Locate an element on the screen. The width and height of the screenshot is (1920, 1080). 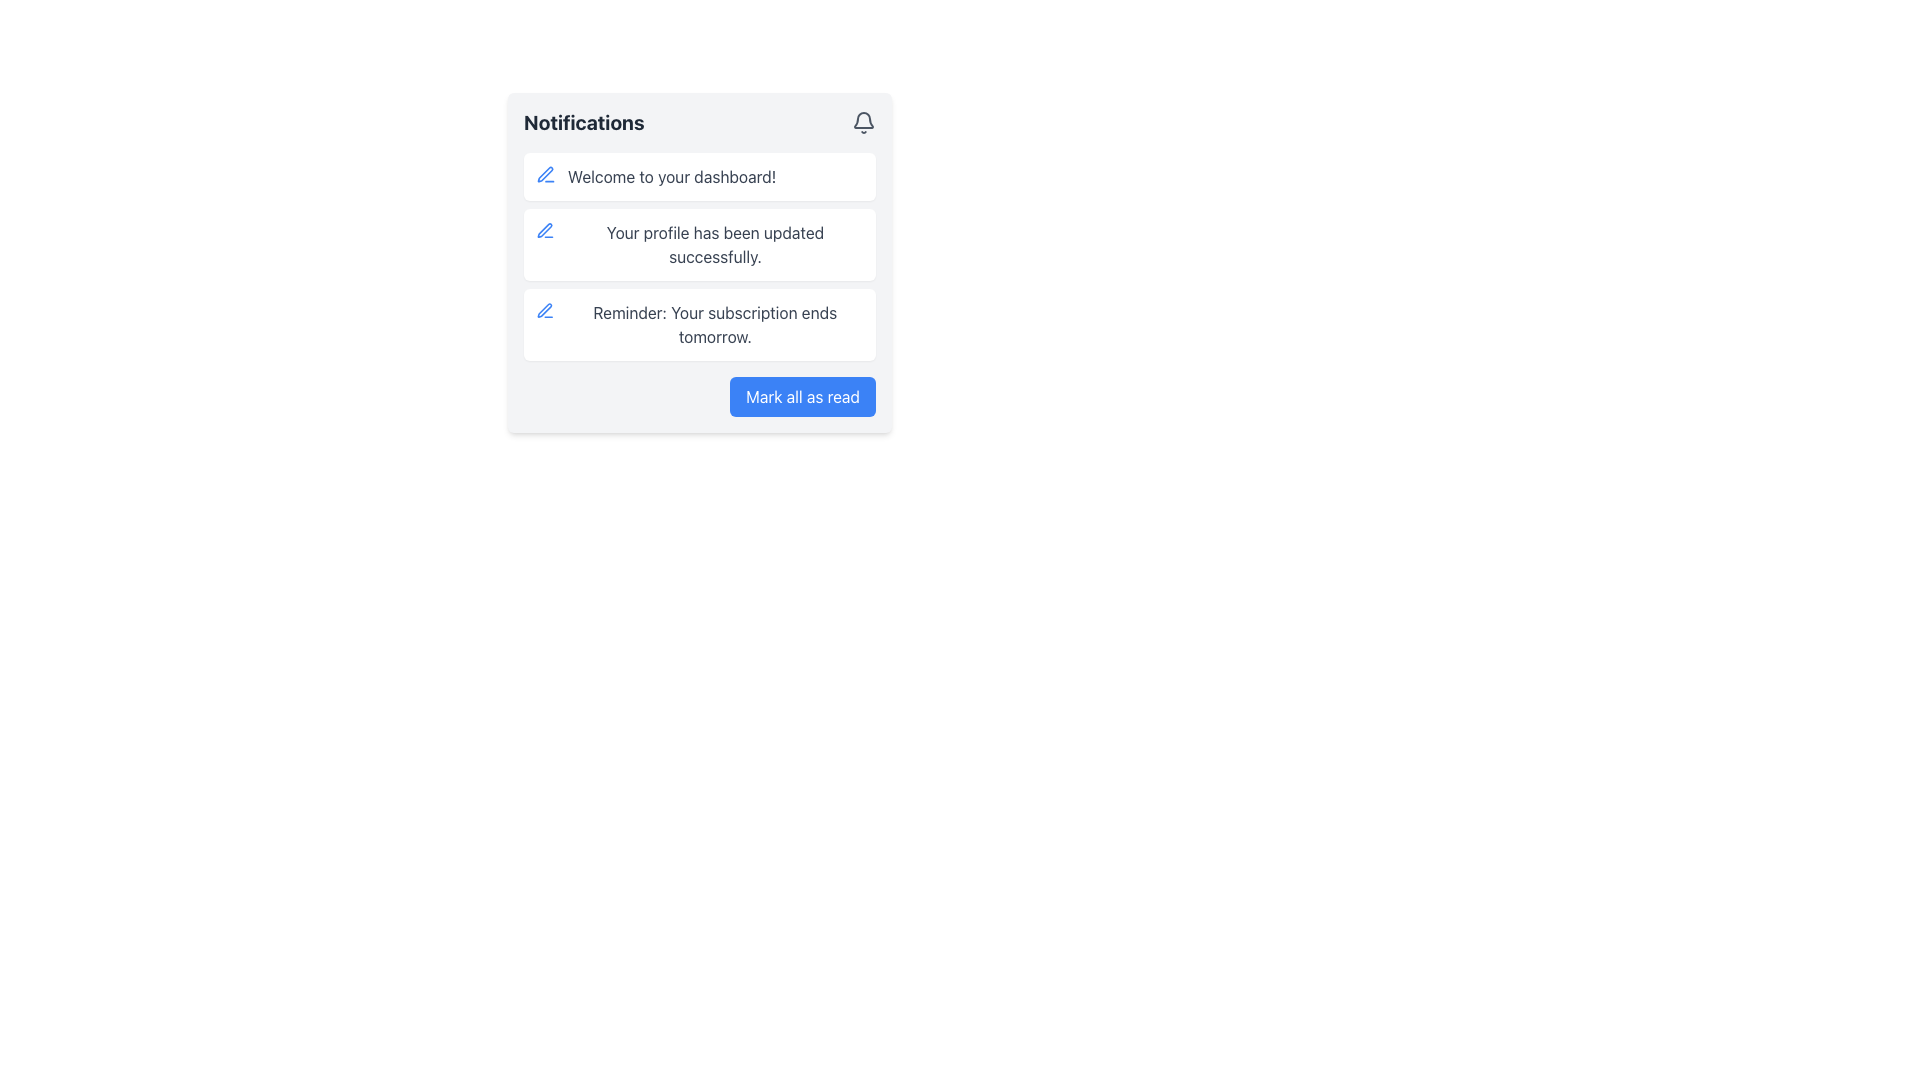
the edit icon located on the left side of the text in the second notification entry of the 'Notifications' panel, which indicates an edit or annotate action for the notification about profile update is located at coordinates (545, 229).